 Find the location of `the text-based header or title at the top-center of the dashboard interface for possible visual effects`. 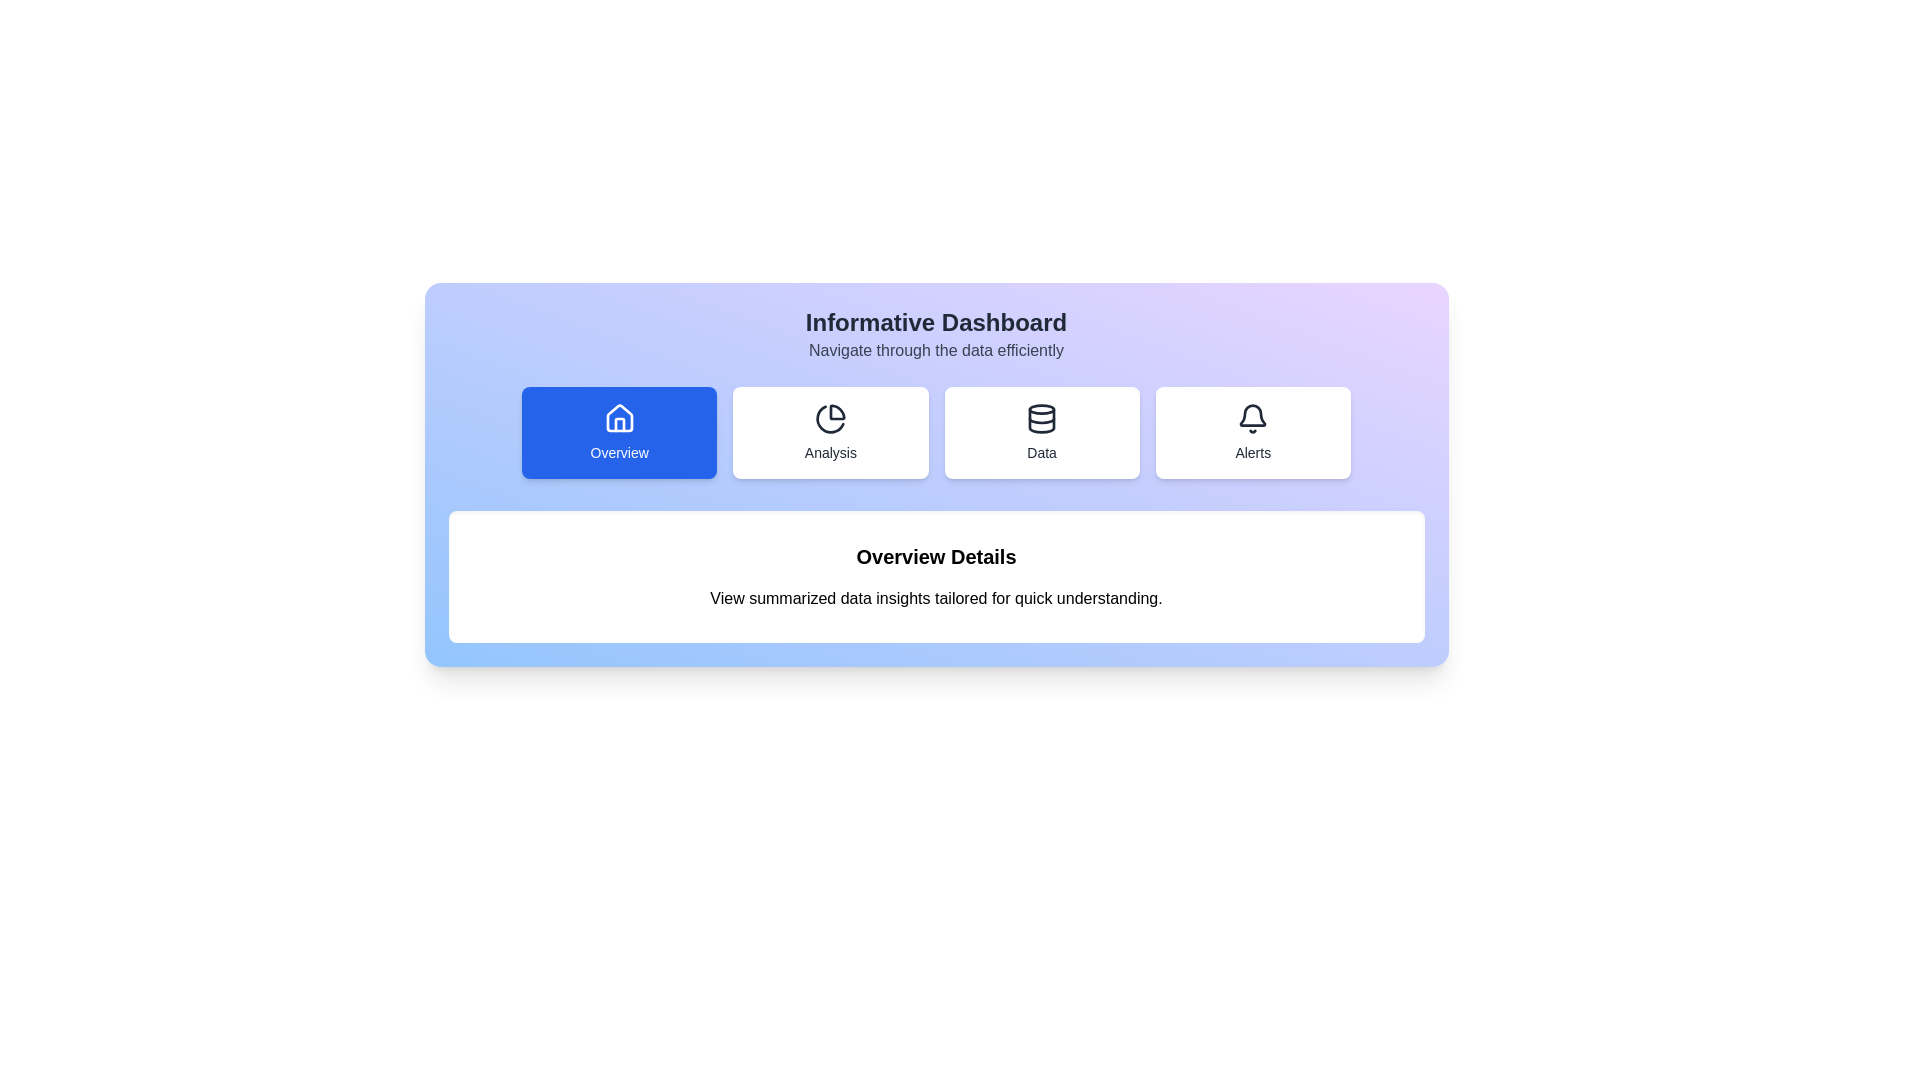

the text-based header or title at the top-center of the dashboard interface for possible visual effects is located at coordinates (935, 322).